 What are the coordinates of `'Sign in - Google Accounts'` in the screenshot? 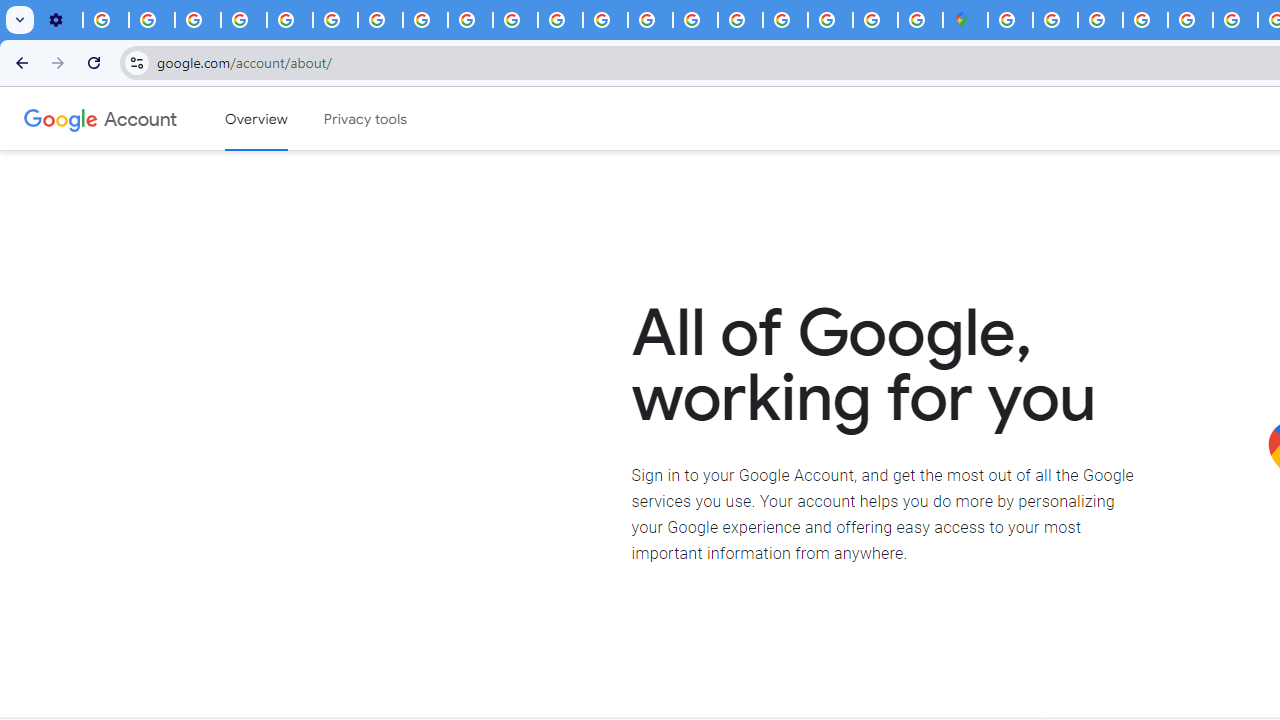 It's located at (1010, 20).